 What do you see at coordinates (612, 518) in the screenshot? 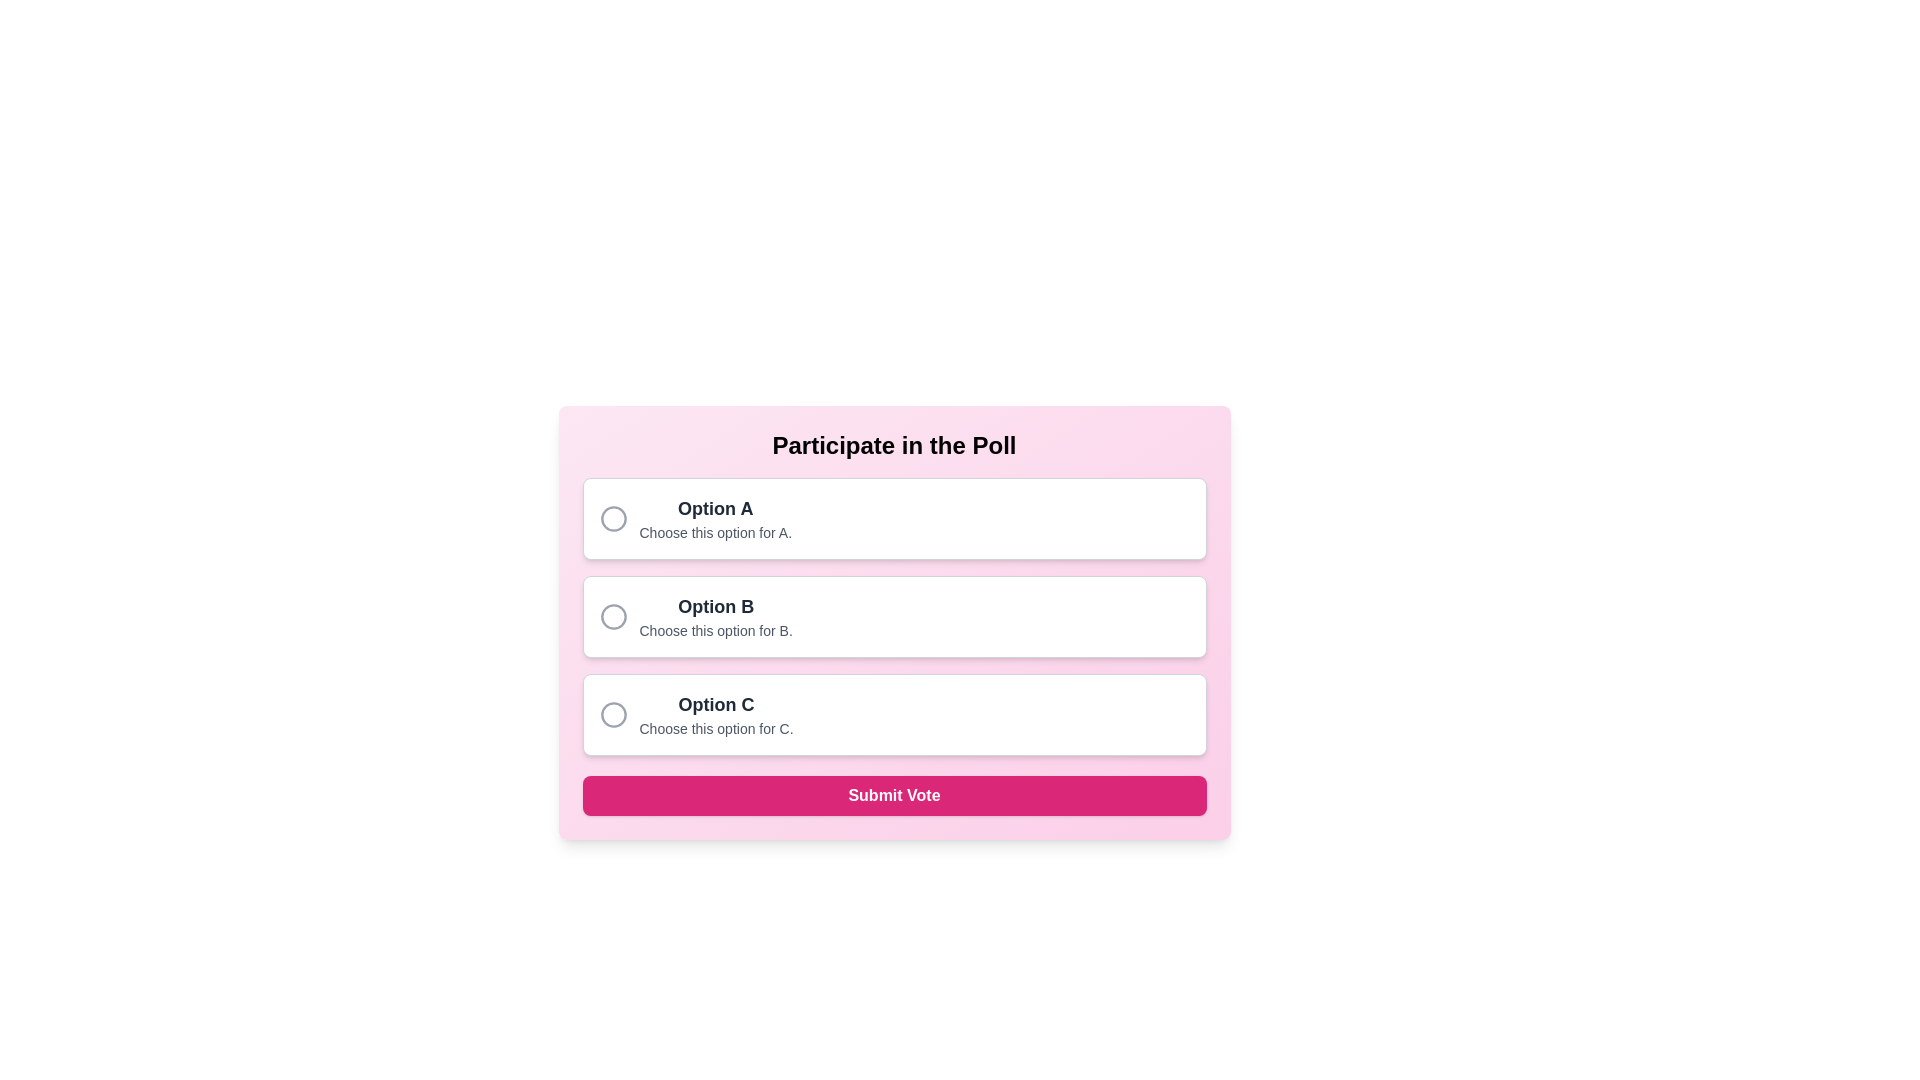
I see `the radio button for 'Option A'` at bounding box center [612, 518].